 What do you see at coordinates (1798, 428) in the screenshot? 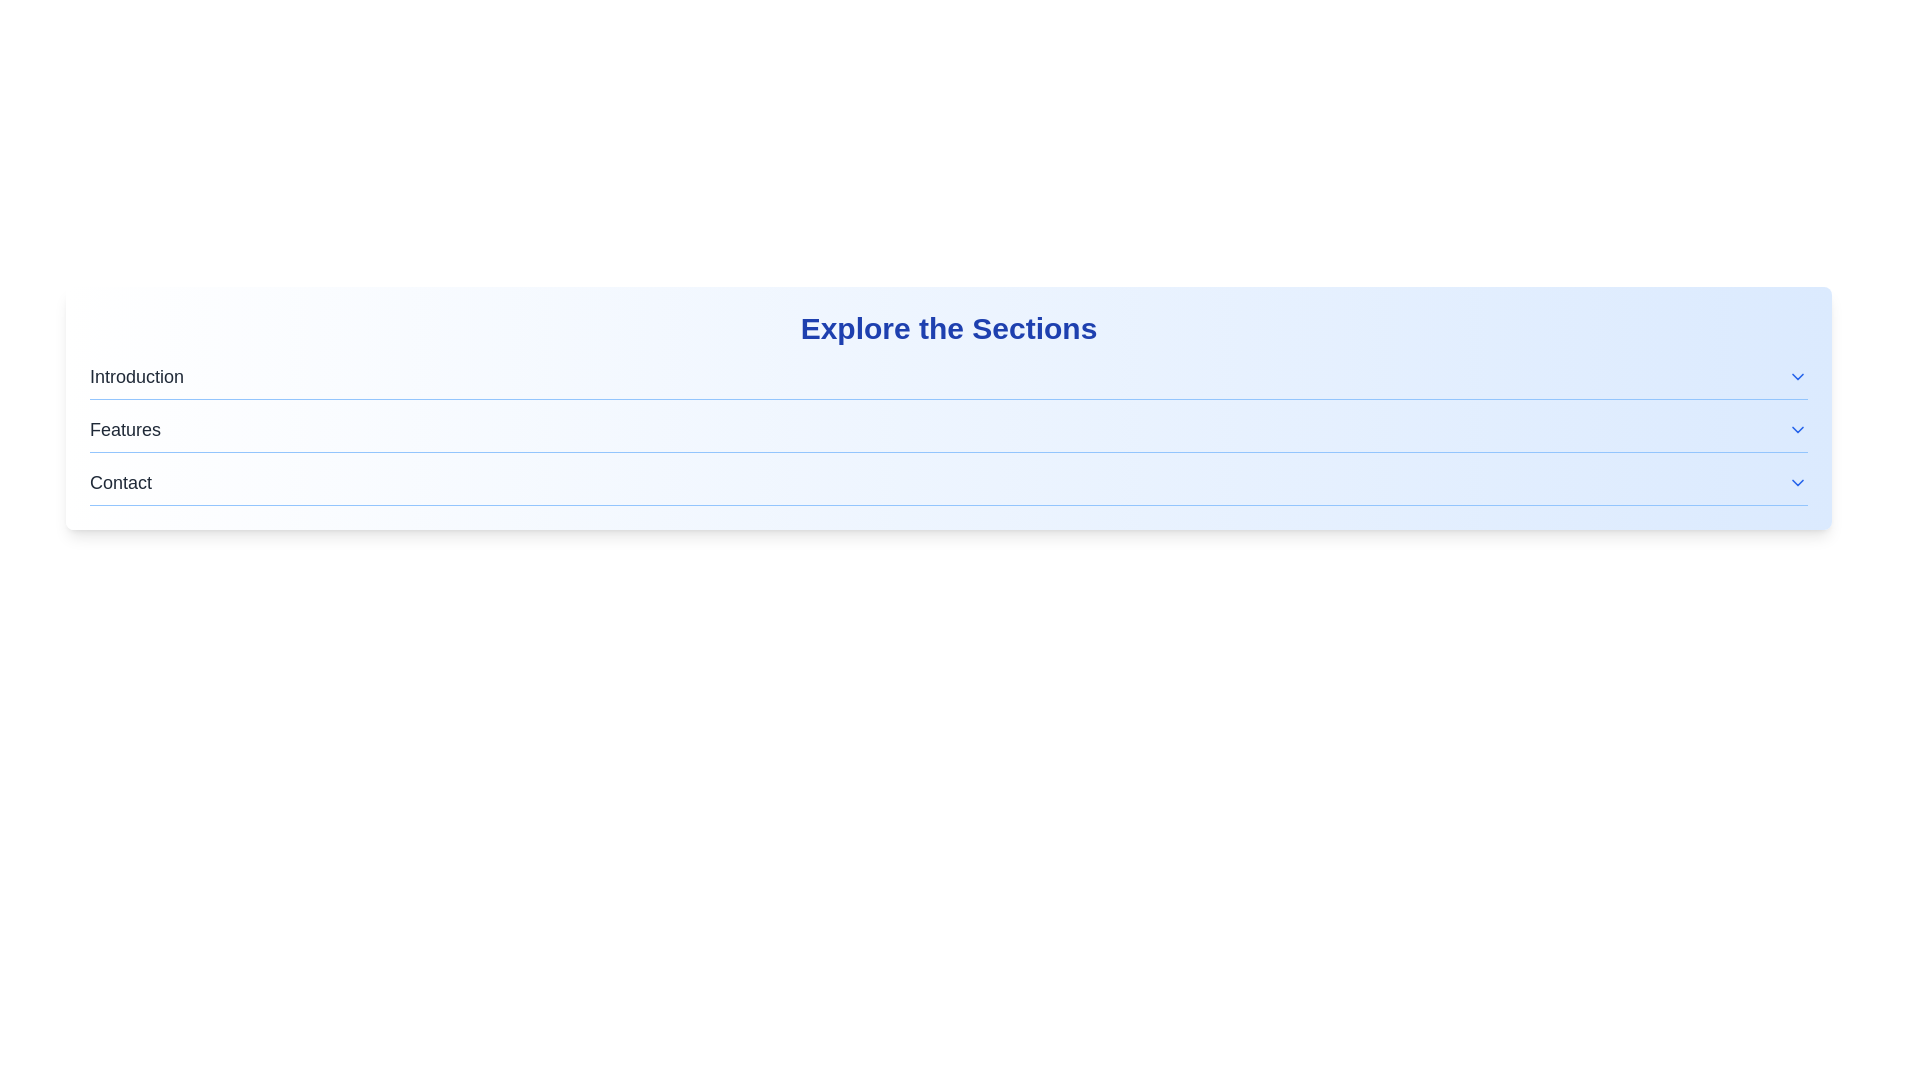
I see `the downward-facing blue chevron icon next to the 'Features' label` at bounding box center [1798, 428].